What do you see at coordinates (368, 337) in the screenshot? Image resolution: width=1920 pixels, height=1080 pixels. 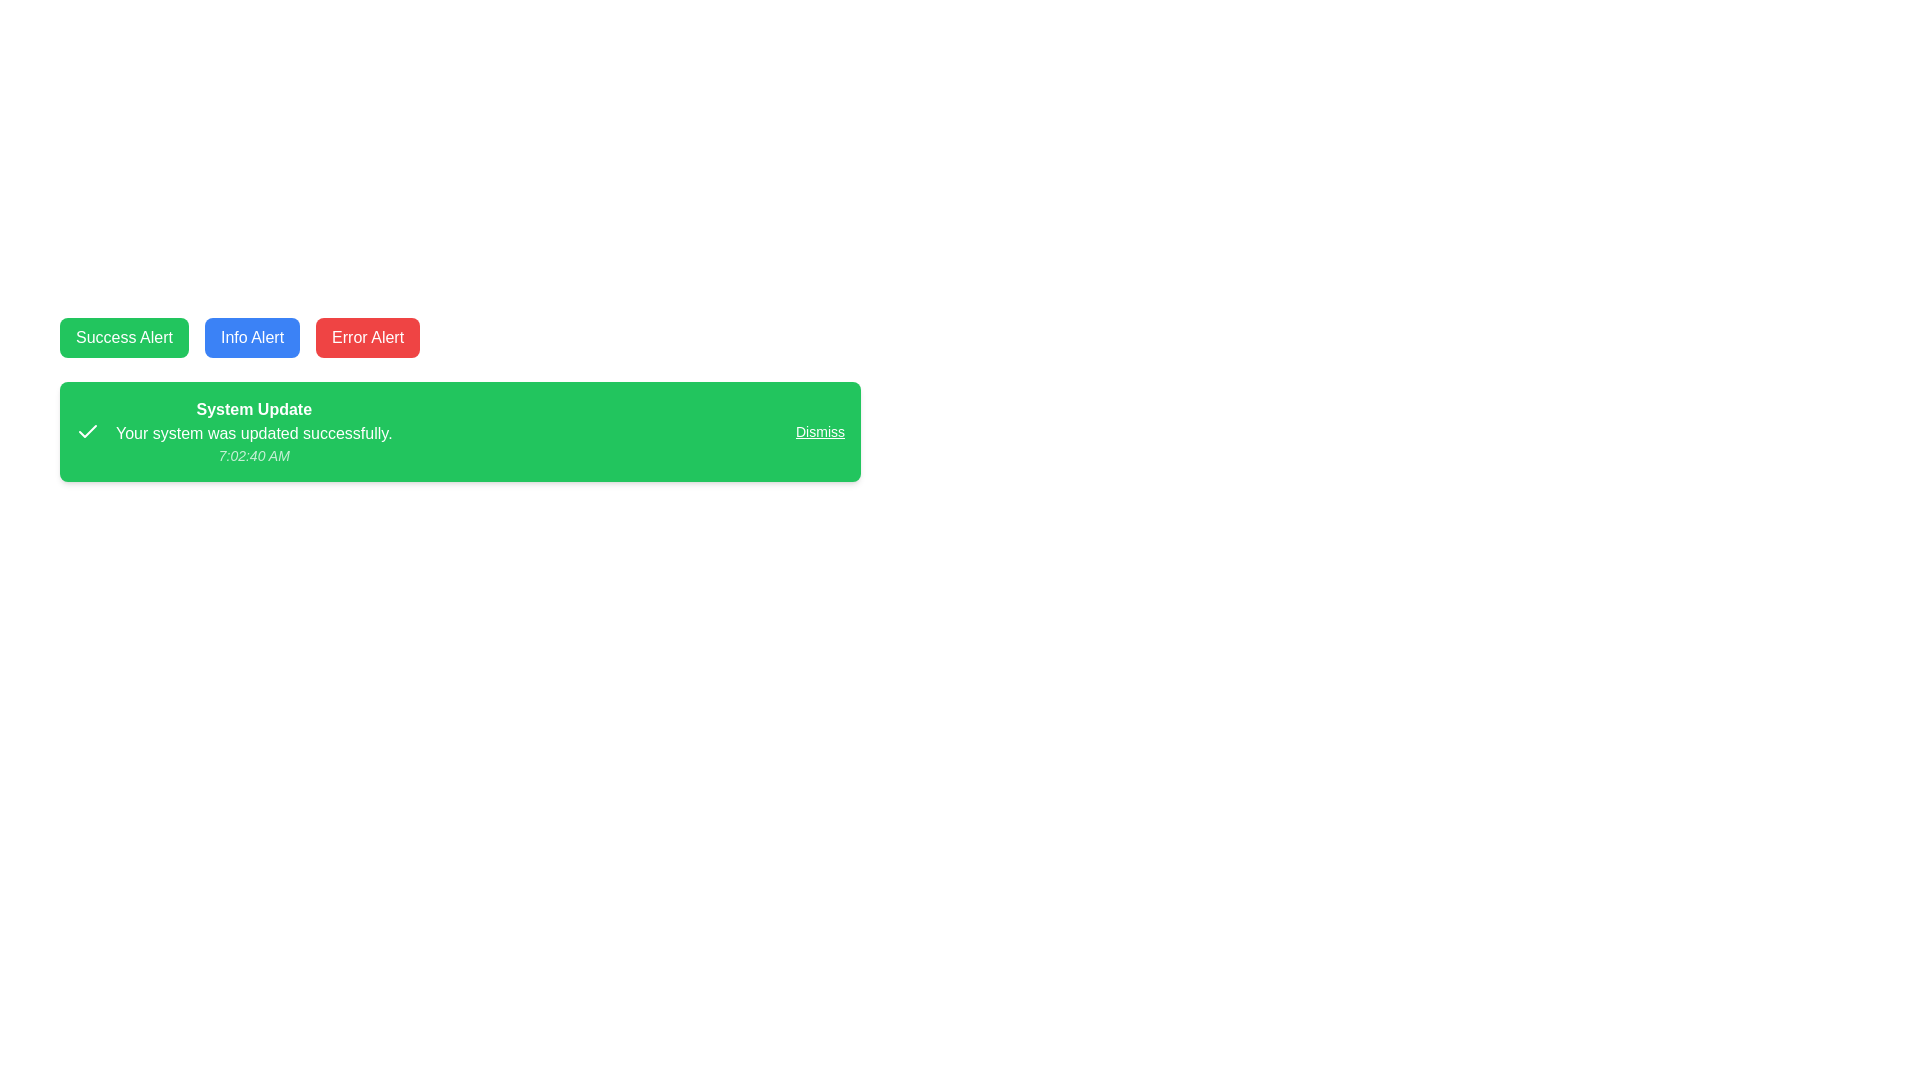 I see `the interactive error-handling button, which is the third button in a horizontal group, located to the right of the 'Info Alert' button` at bounding box center [368, 337].